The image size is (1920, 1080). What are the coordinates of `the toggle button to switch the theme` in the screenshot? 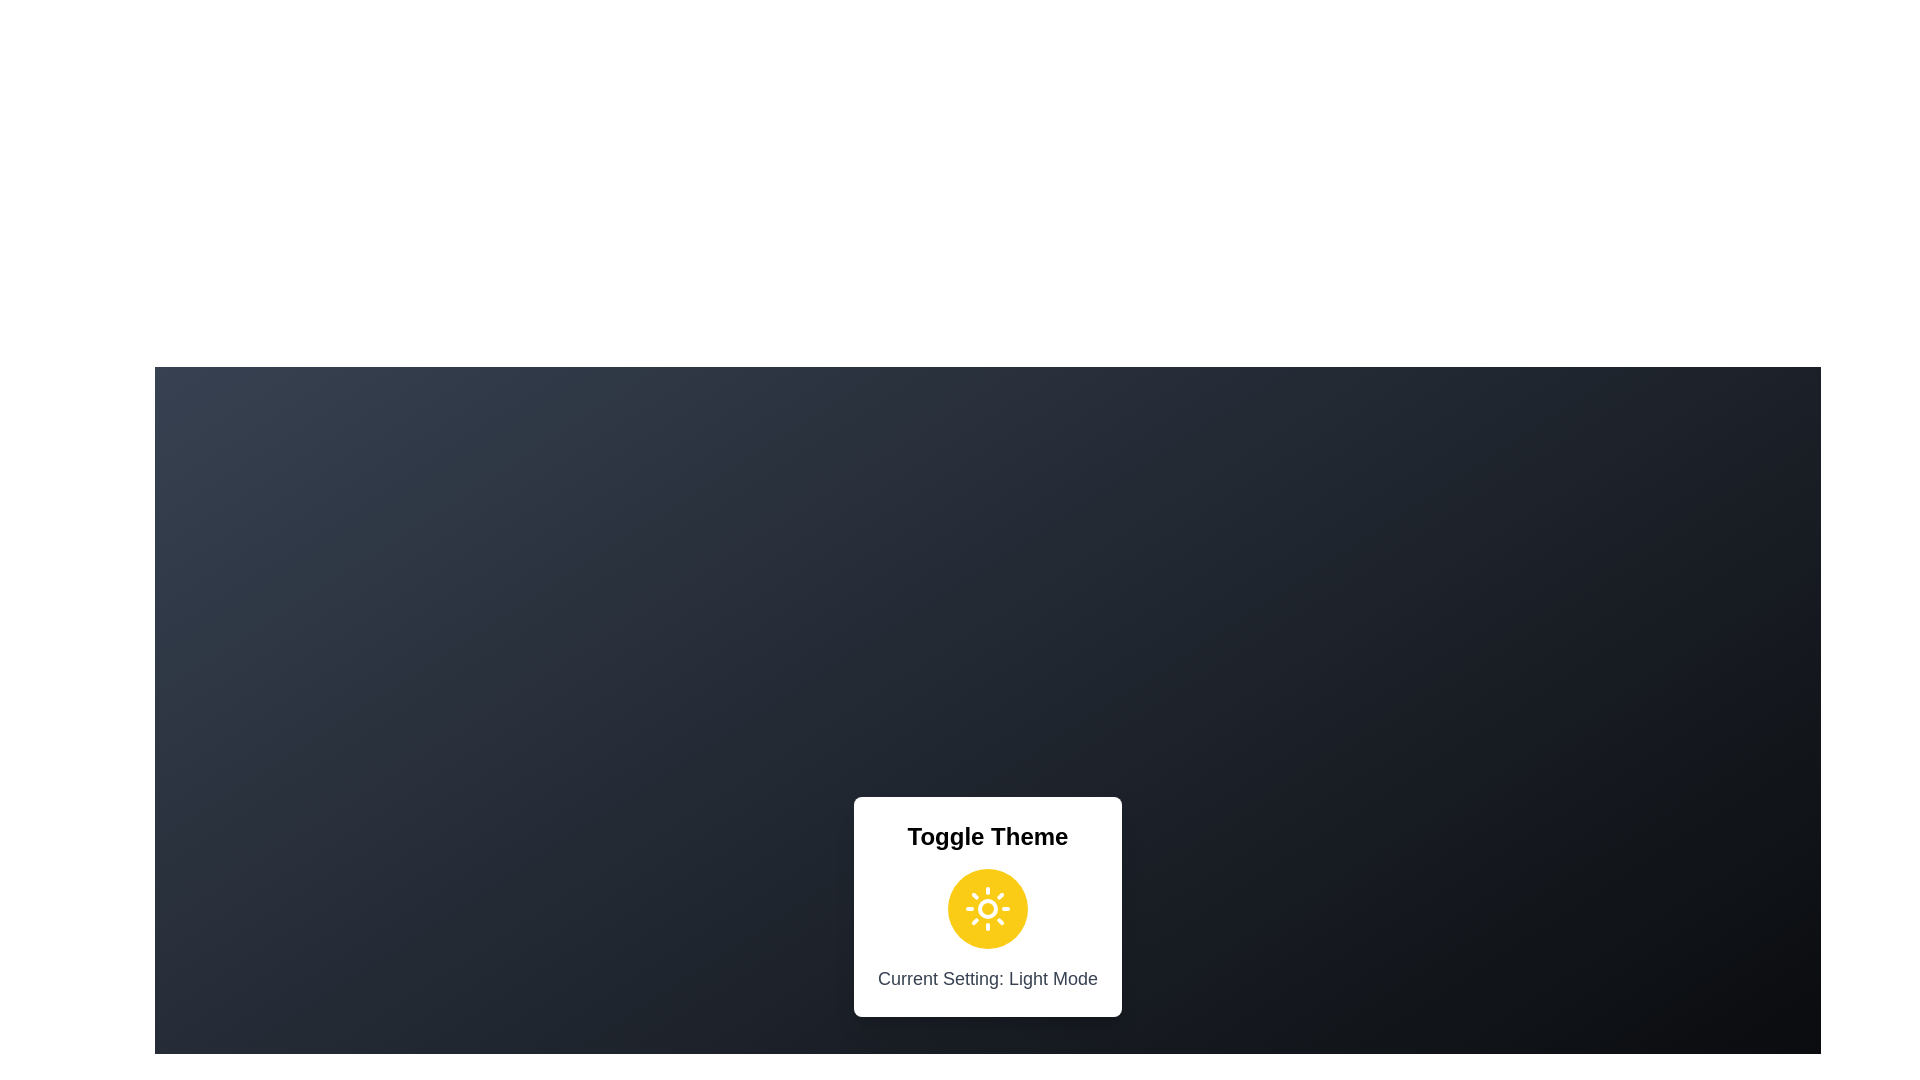 It's located at (988, 909).